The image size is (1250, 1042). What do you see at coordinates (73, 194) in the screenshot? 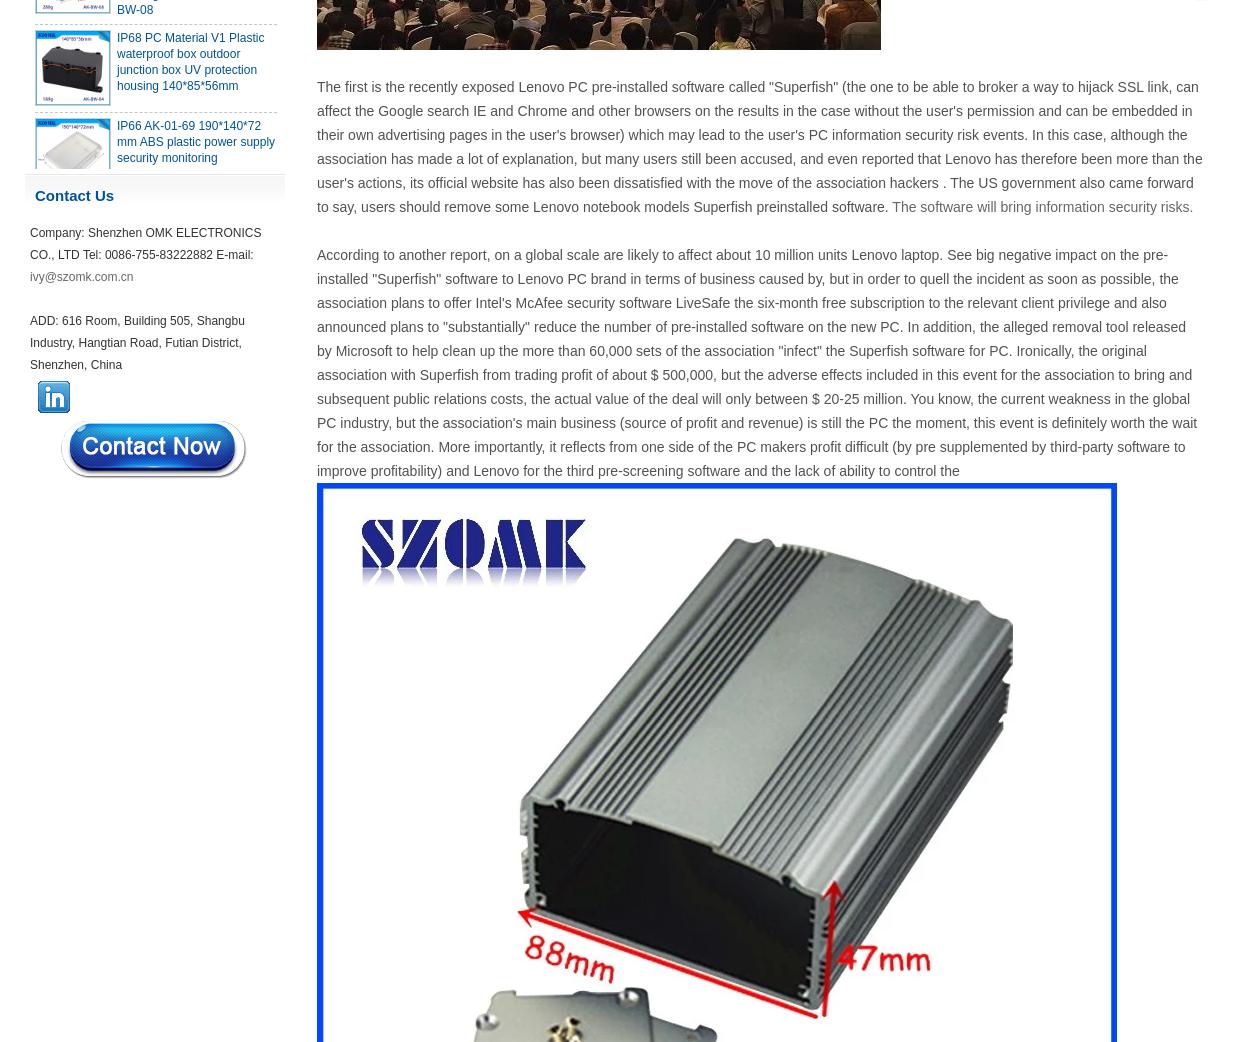
I see `'Contact Us'` at bounding box center [73, 194].